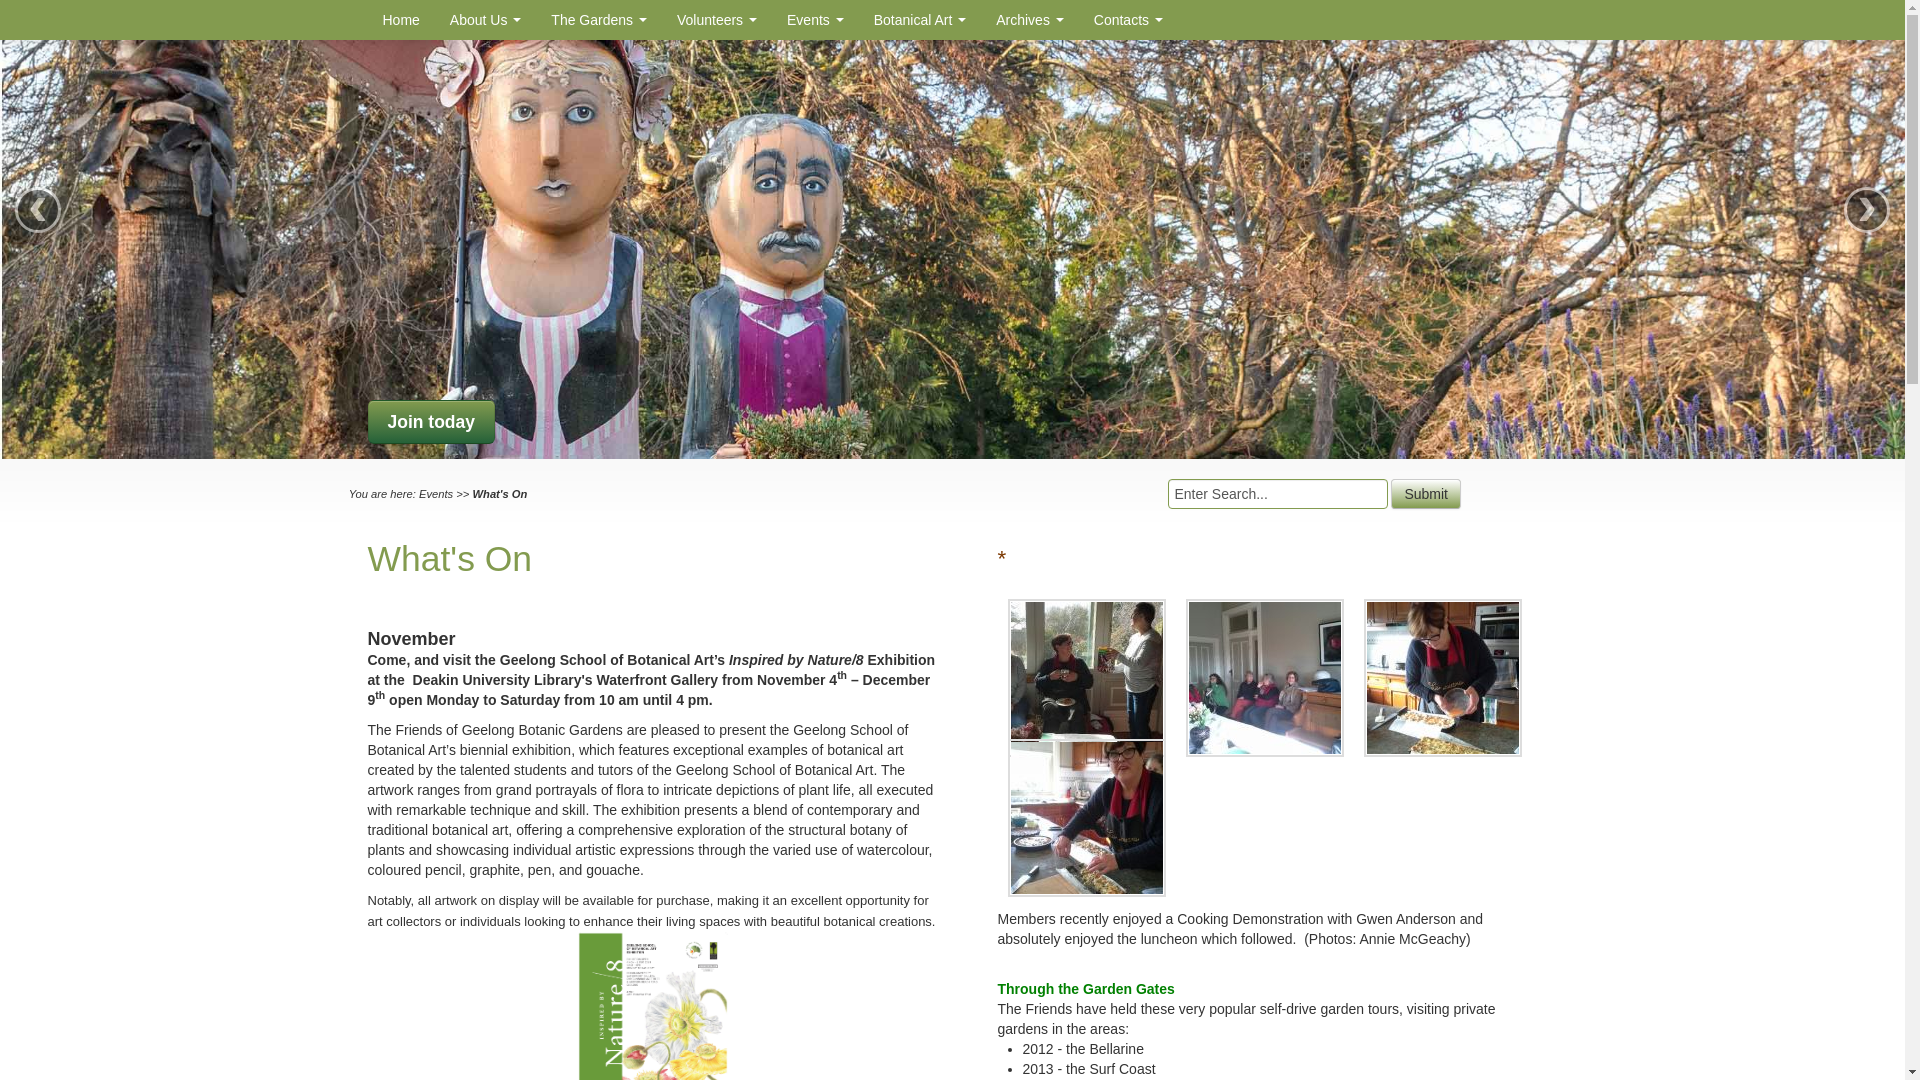 The height and width of the screenshot is (1080, 1920). I want to click on 'Events', so click(815, 19).